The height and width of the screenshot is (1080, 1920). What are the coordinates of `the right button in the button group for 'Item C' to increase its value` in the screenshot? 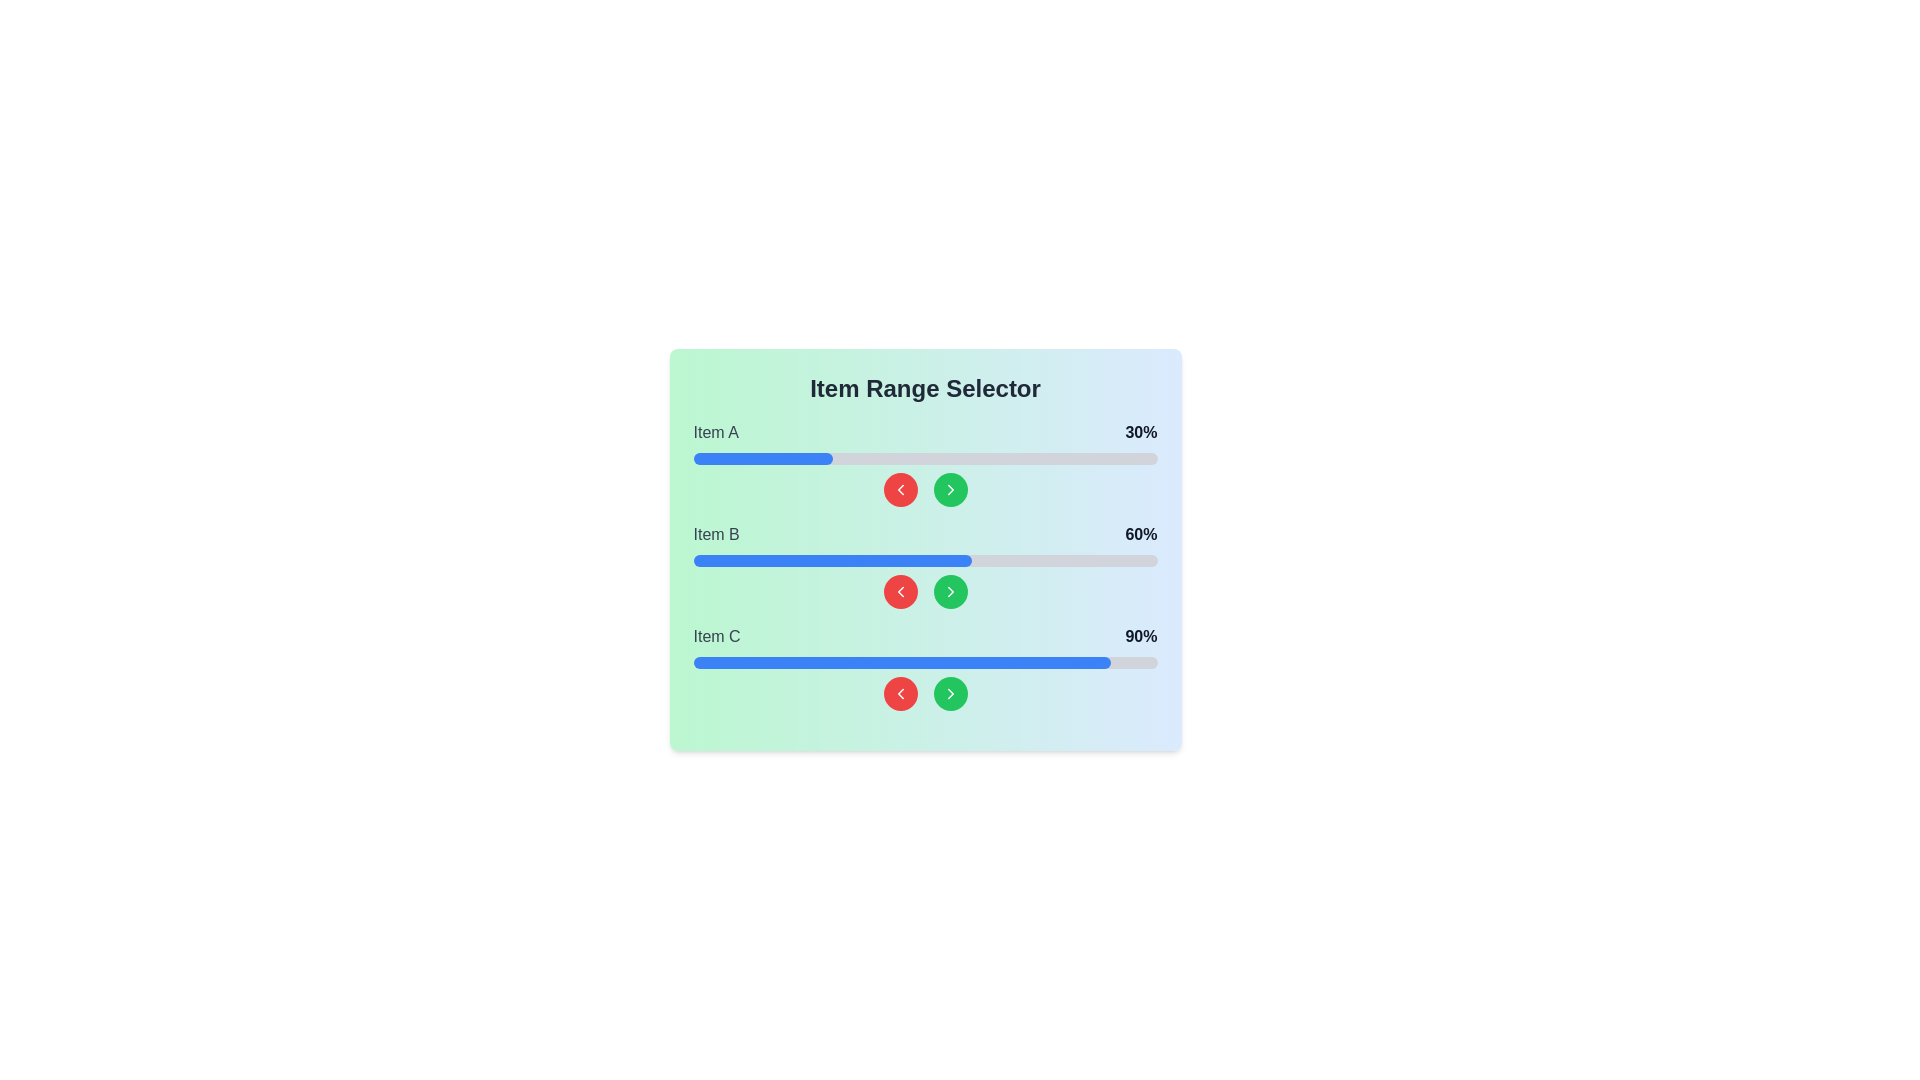 It's located at (924, 693).